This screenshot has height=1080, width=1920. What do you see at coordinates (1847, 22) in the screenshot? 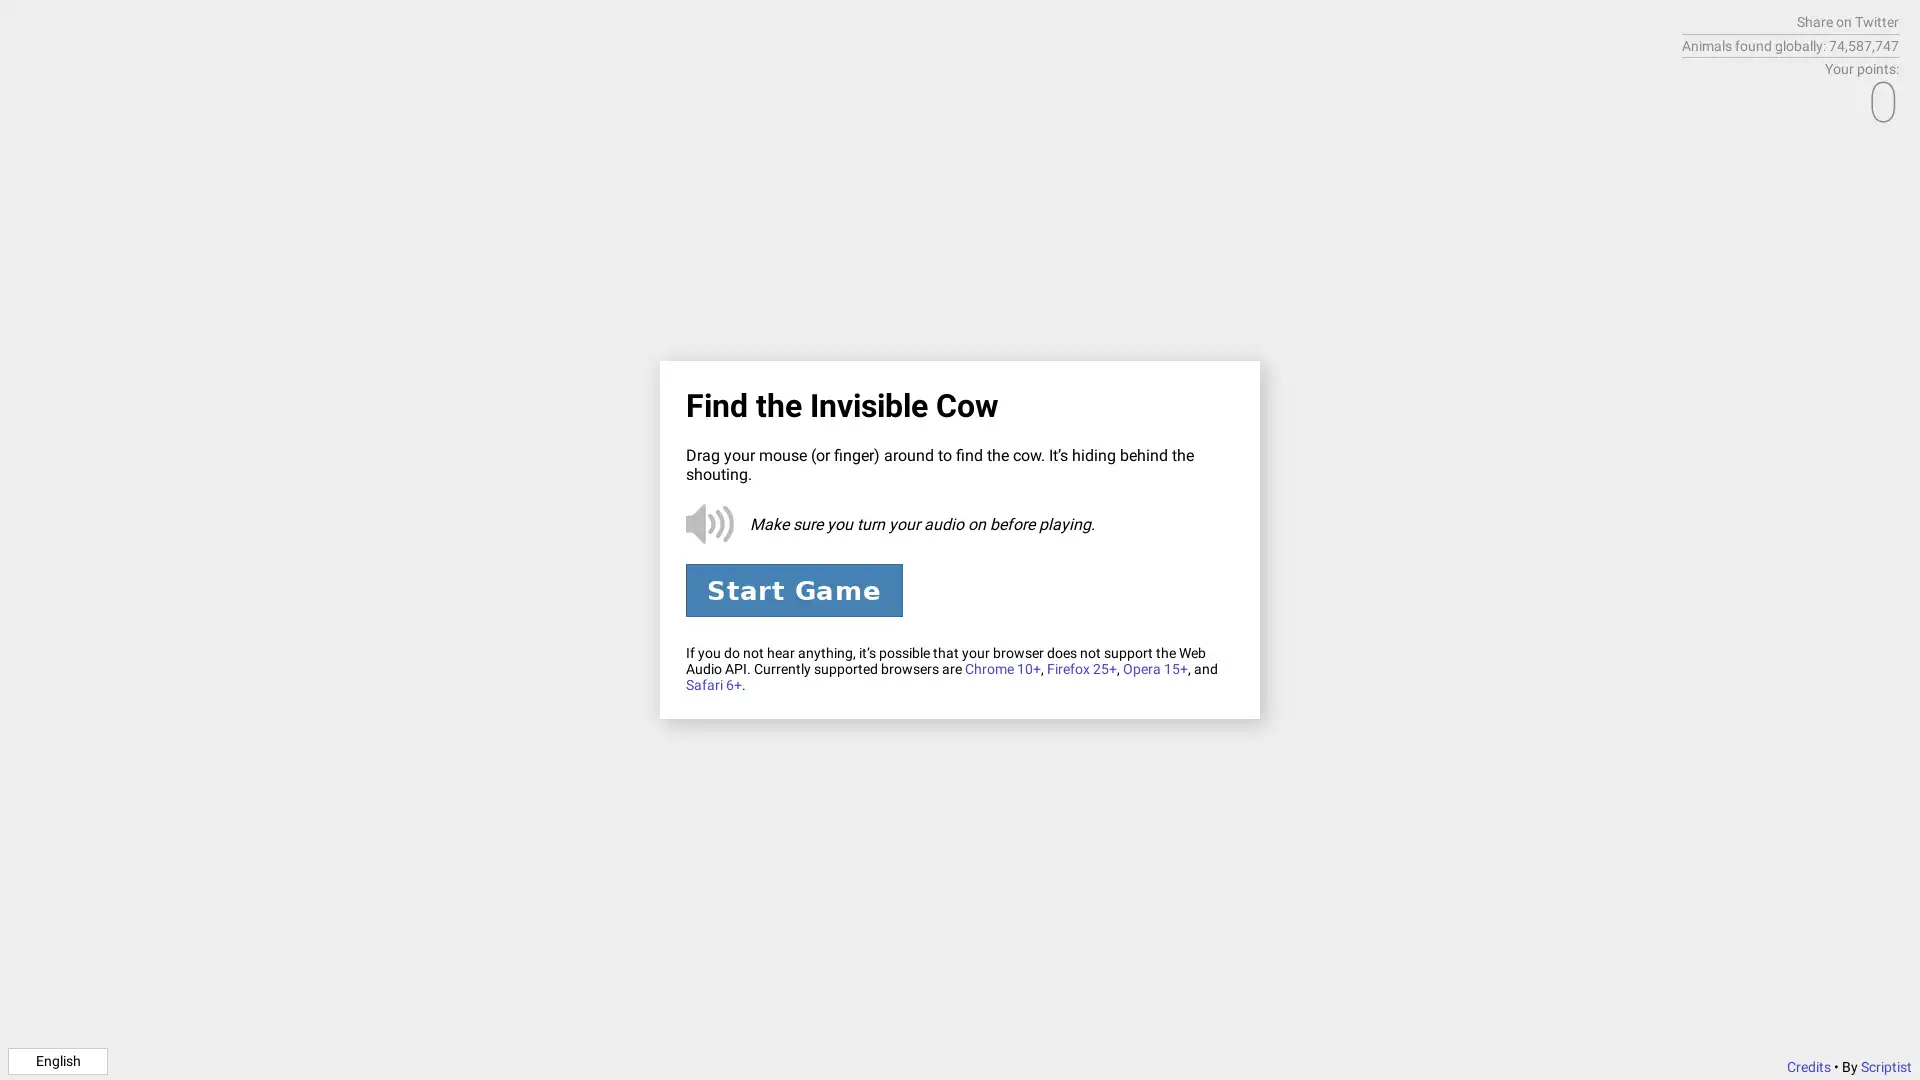
I see `Share on Twitter` at bounding box center [1847, 22].